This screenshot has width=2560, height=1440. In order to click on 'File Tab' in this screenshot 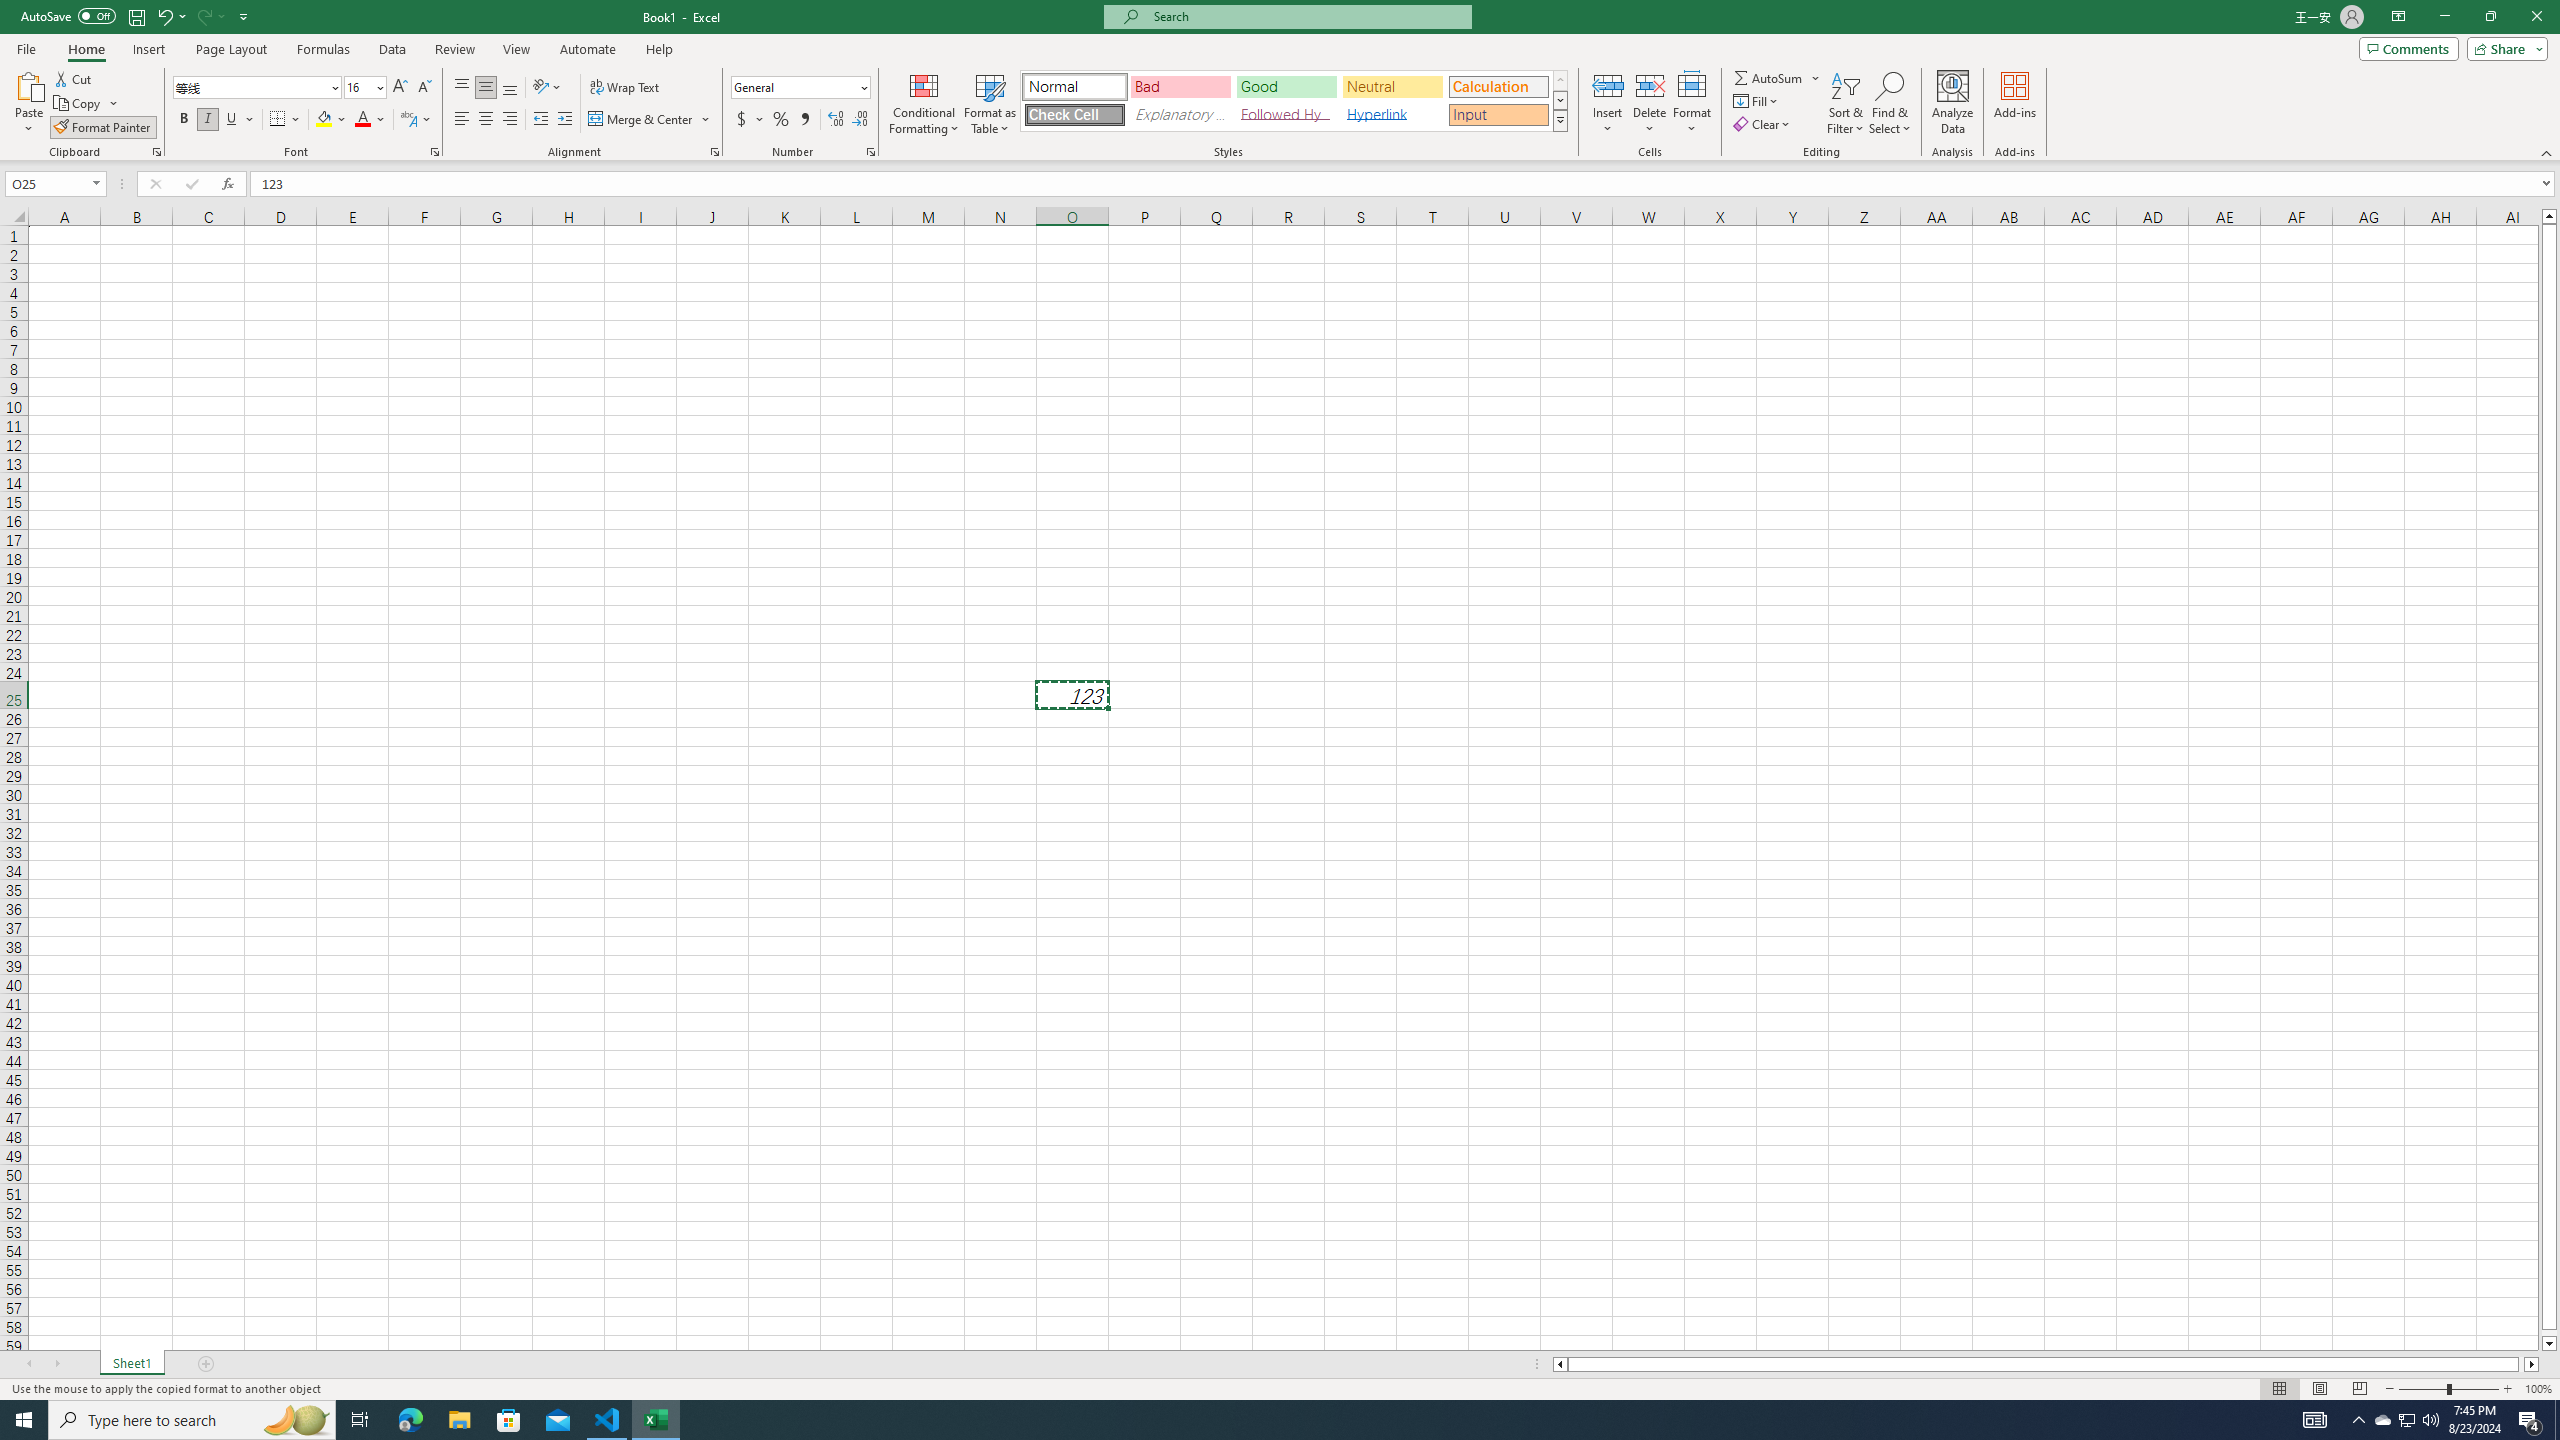, I will do `click(25, 47)`.